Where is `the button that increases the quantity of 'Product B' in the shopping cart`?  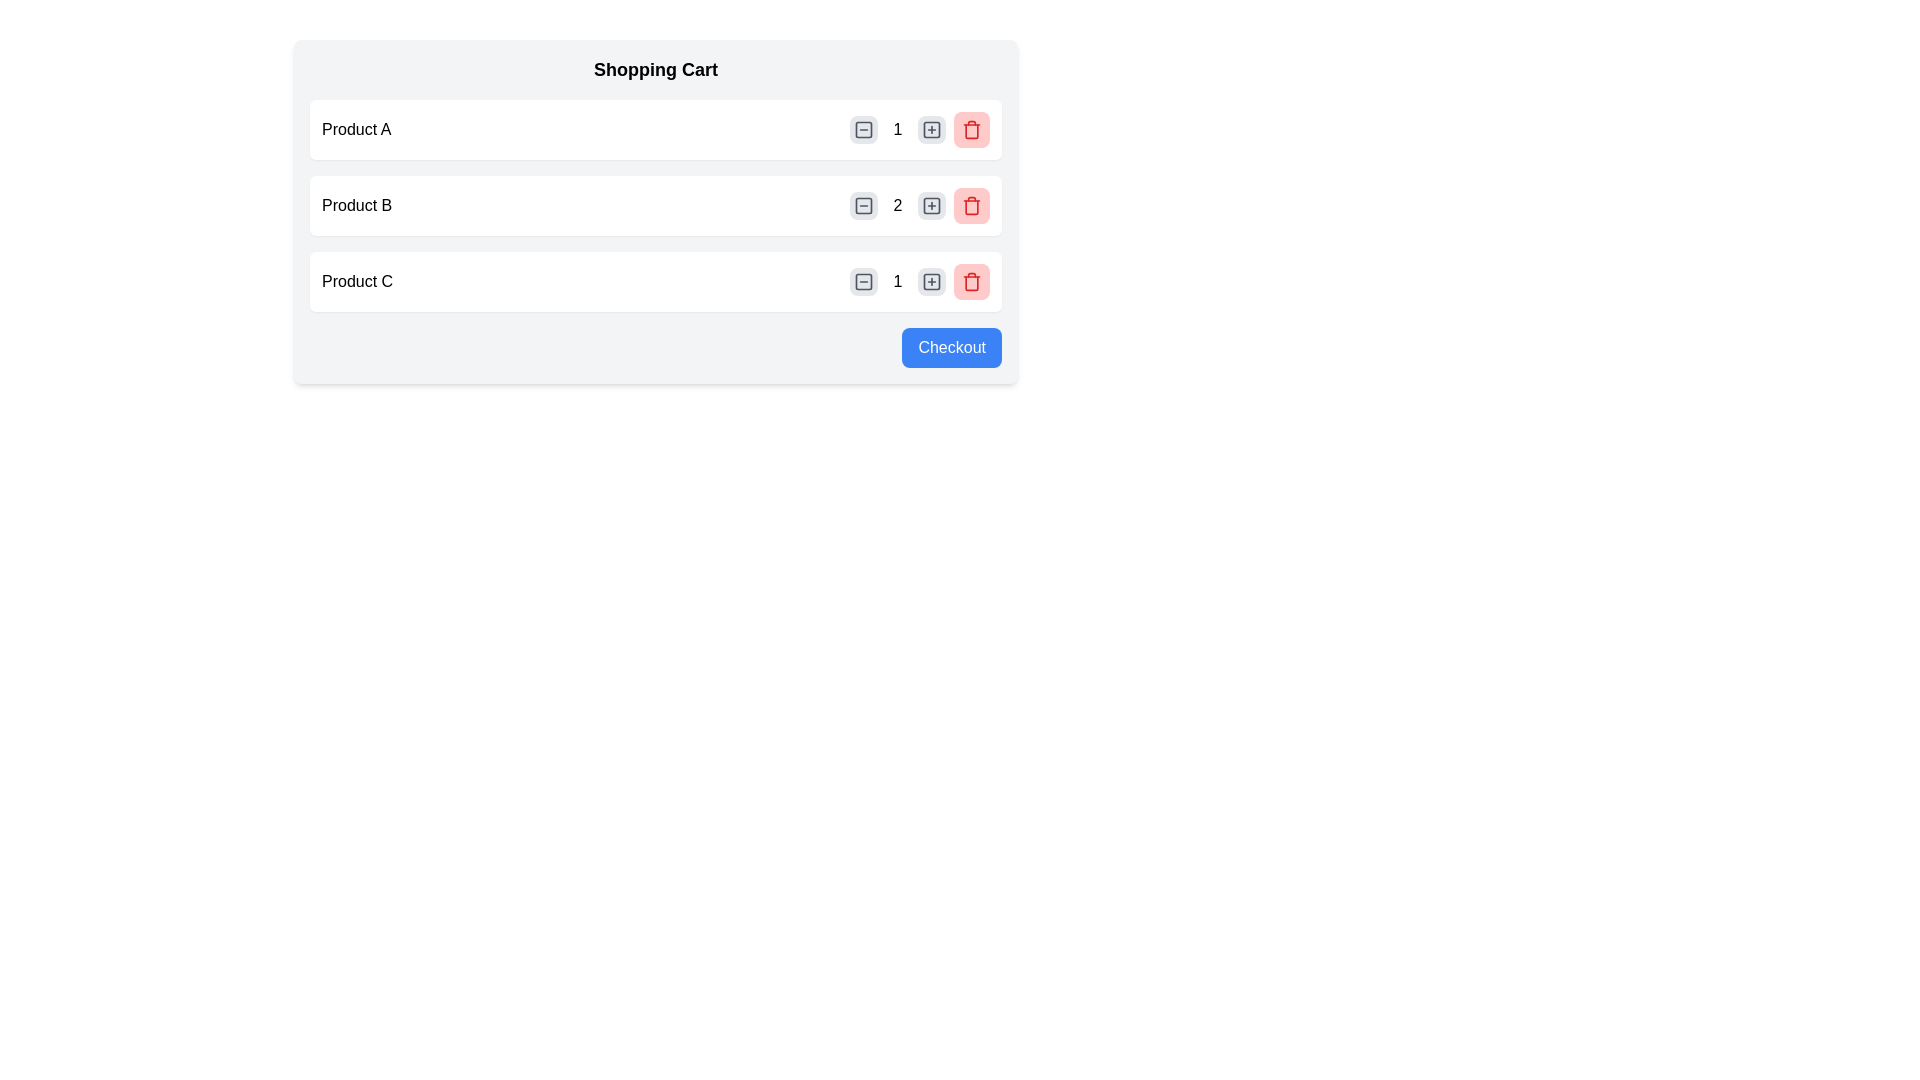
the button that increases the quantity of 'Product B' in the shopping cart is located at coordinates (930, 205).